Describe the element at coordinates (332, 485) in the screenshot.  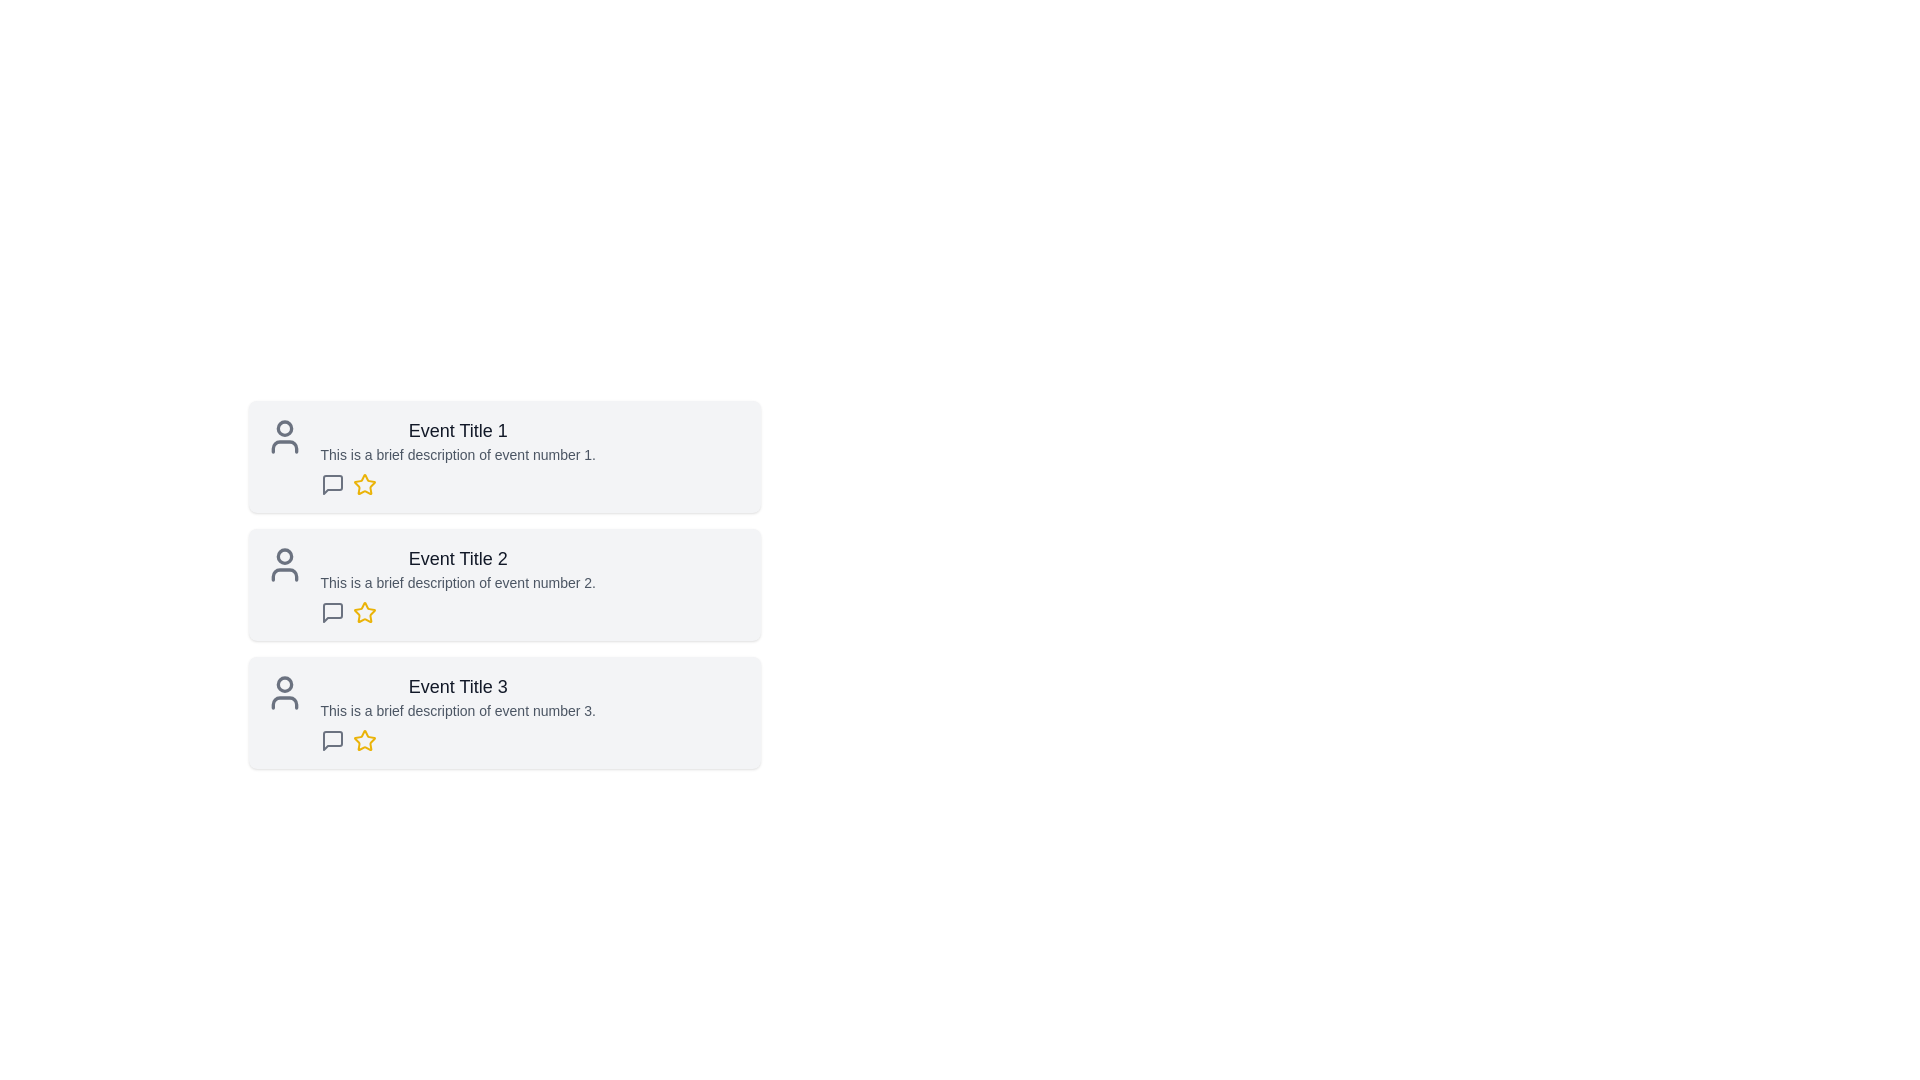
I see `the speech bubble icon representing comments or messages, located within the interactive panel for 'Event Title 1', in the first row of the event list, to the left of the star icon` at that location.